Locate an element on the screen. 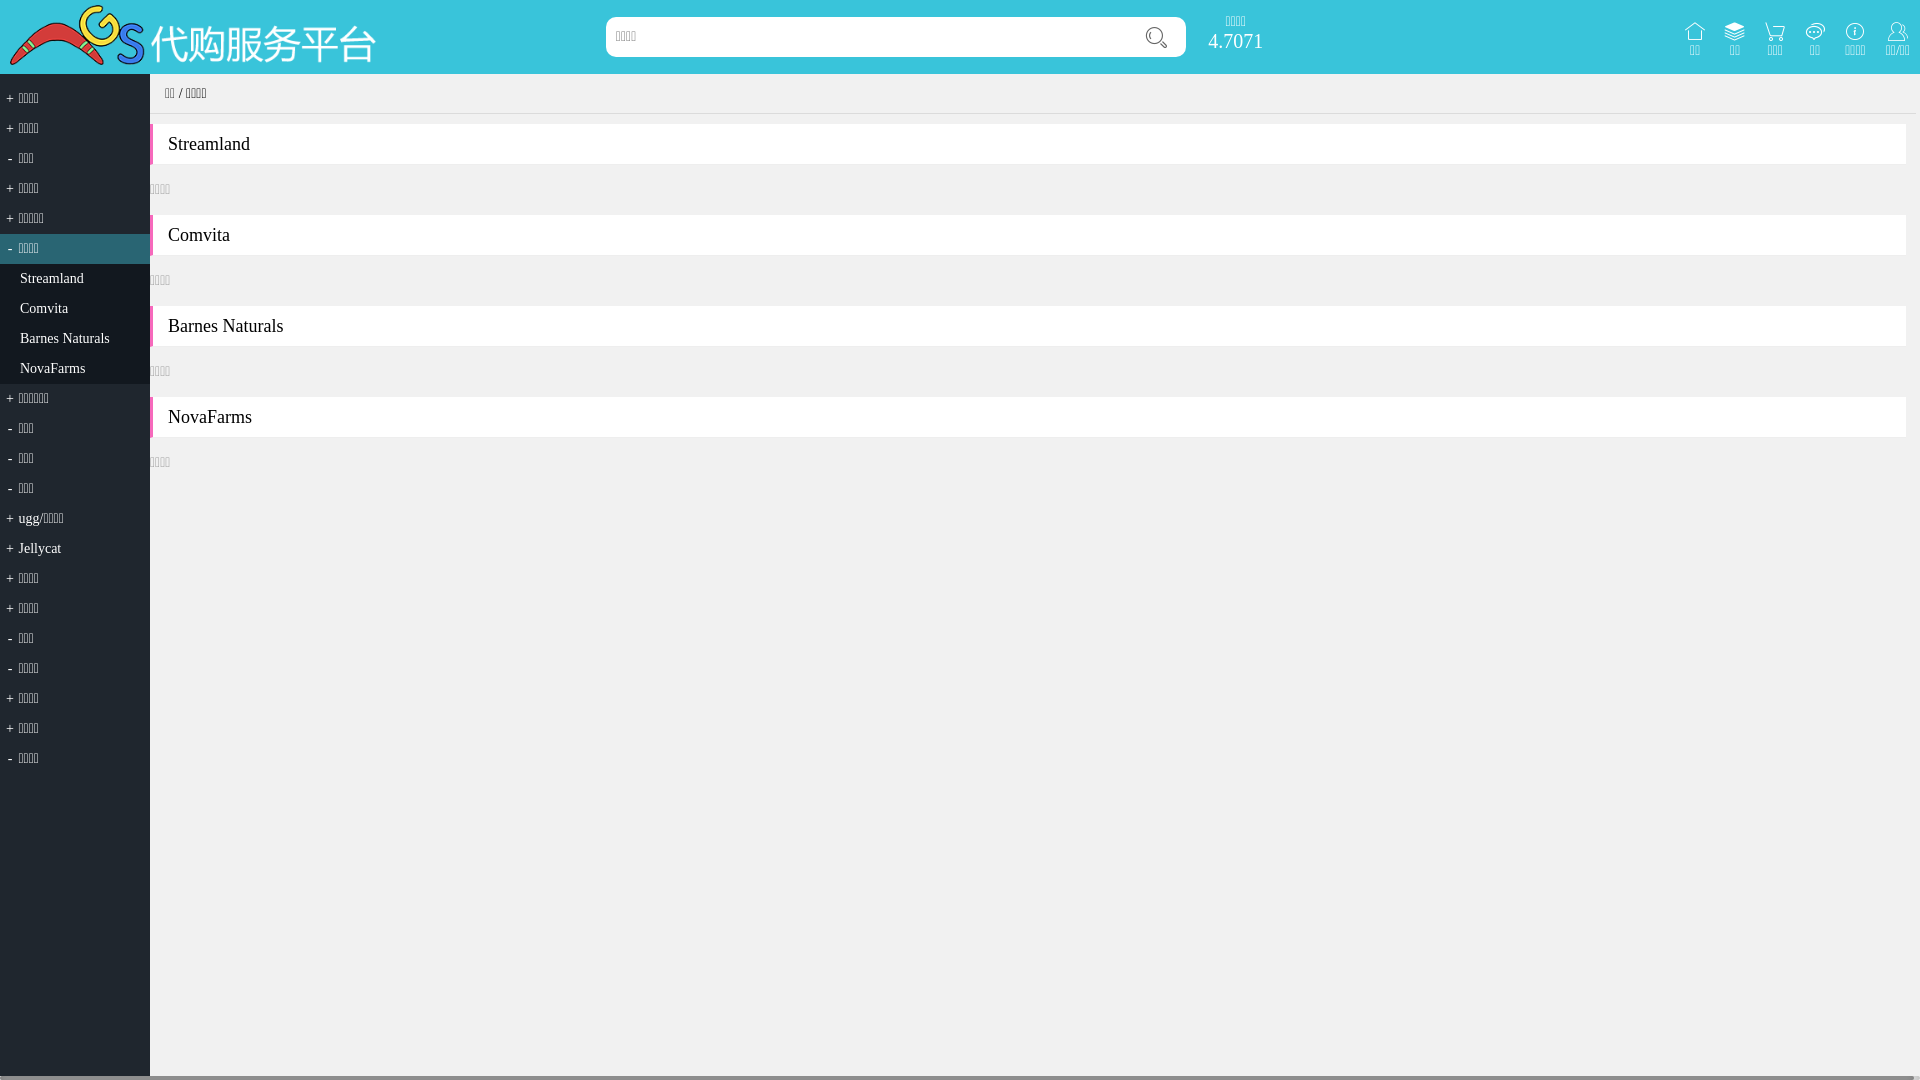 This screenshot has height=1080, width=1920. 'Jellycat' is located at coordinates (39, 548).